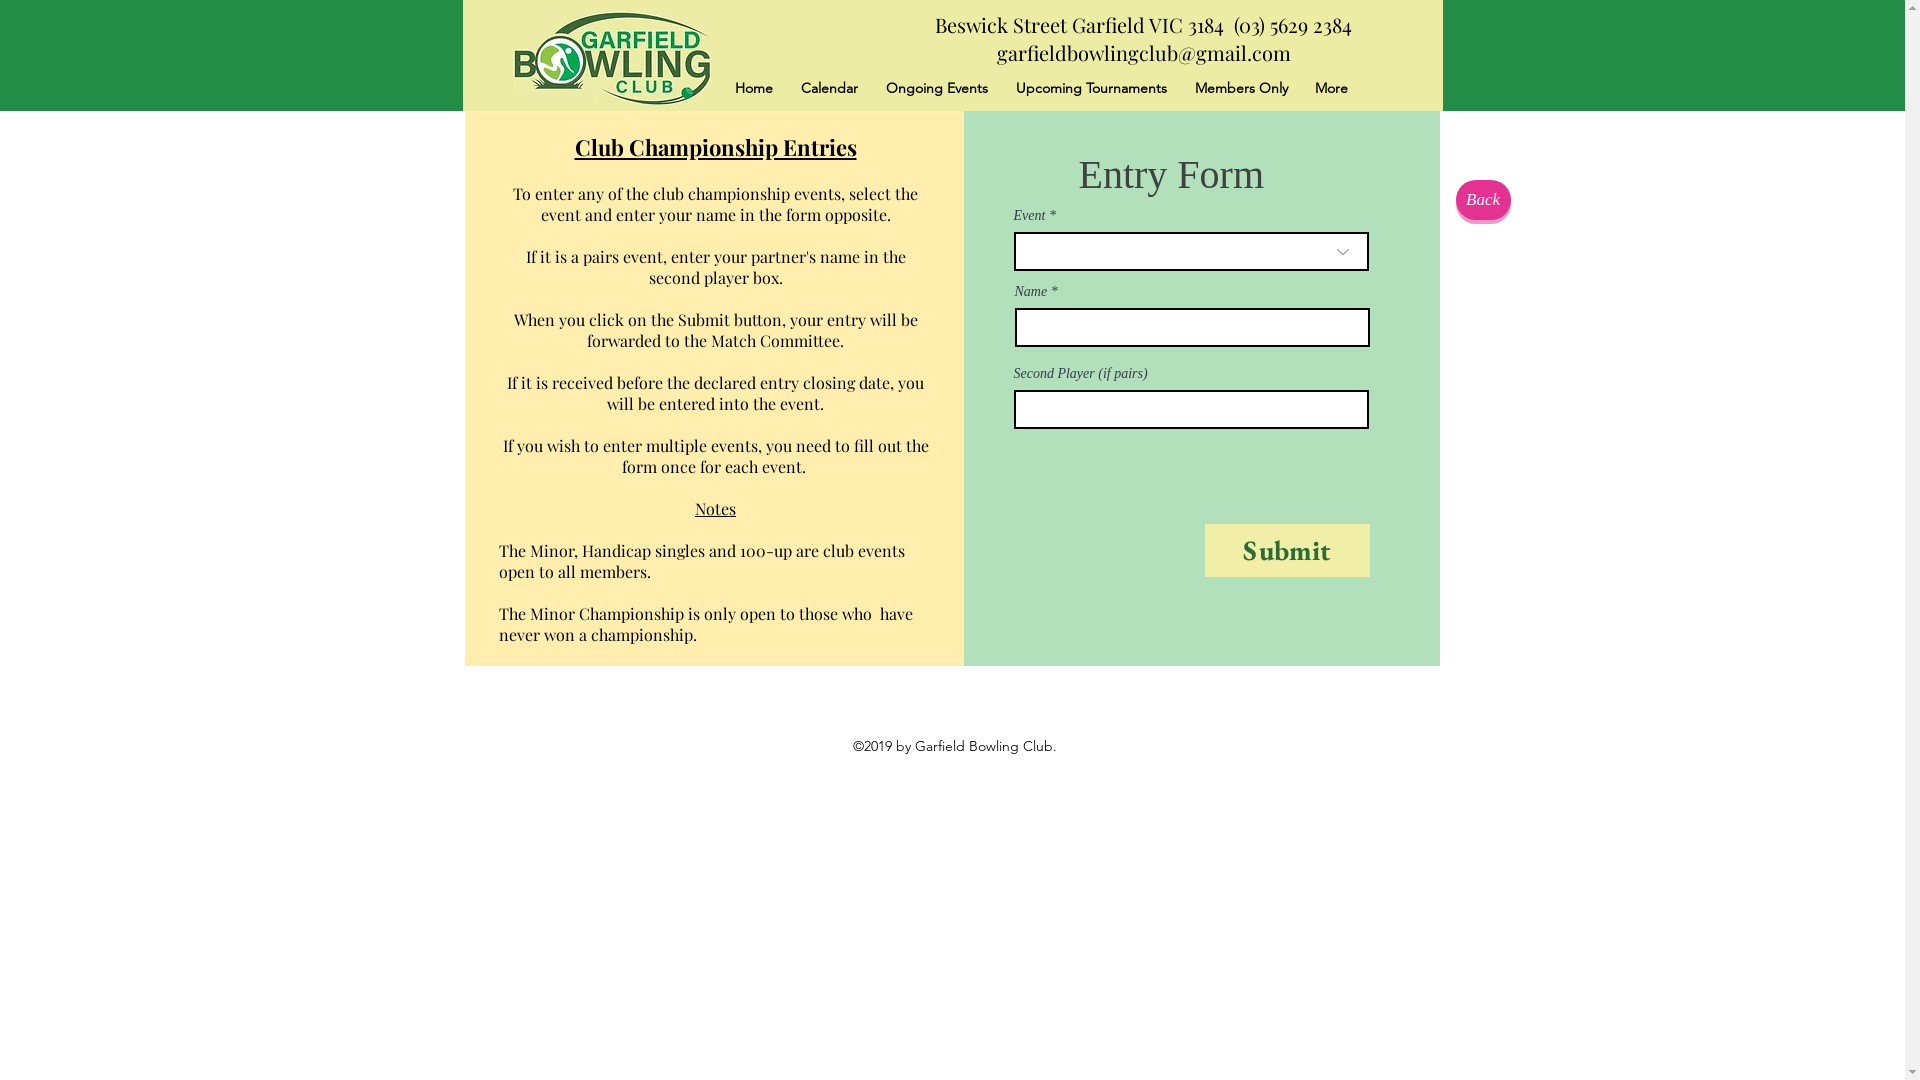 Image resolution: width=1920 pixels, height=1080 pixels. Describe the element at coordinates (1483, 200) in the screenshot. I see `'Back'` at that location.